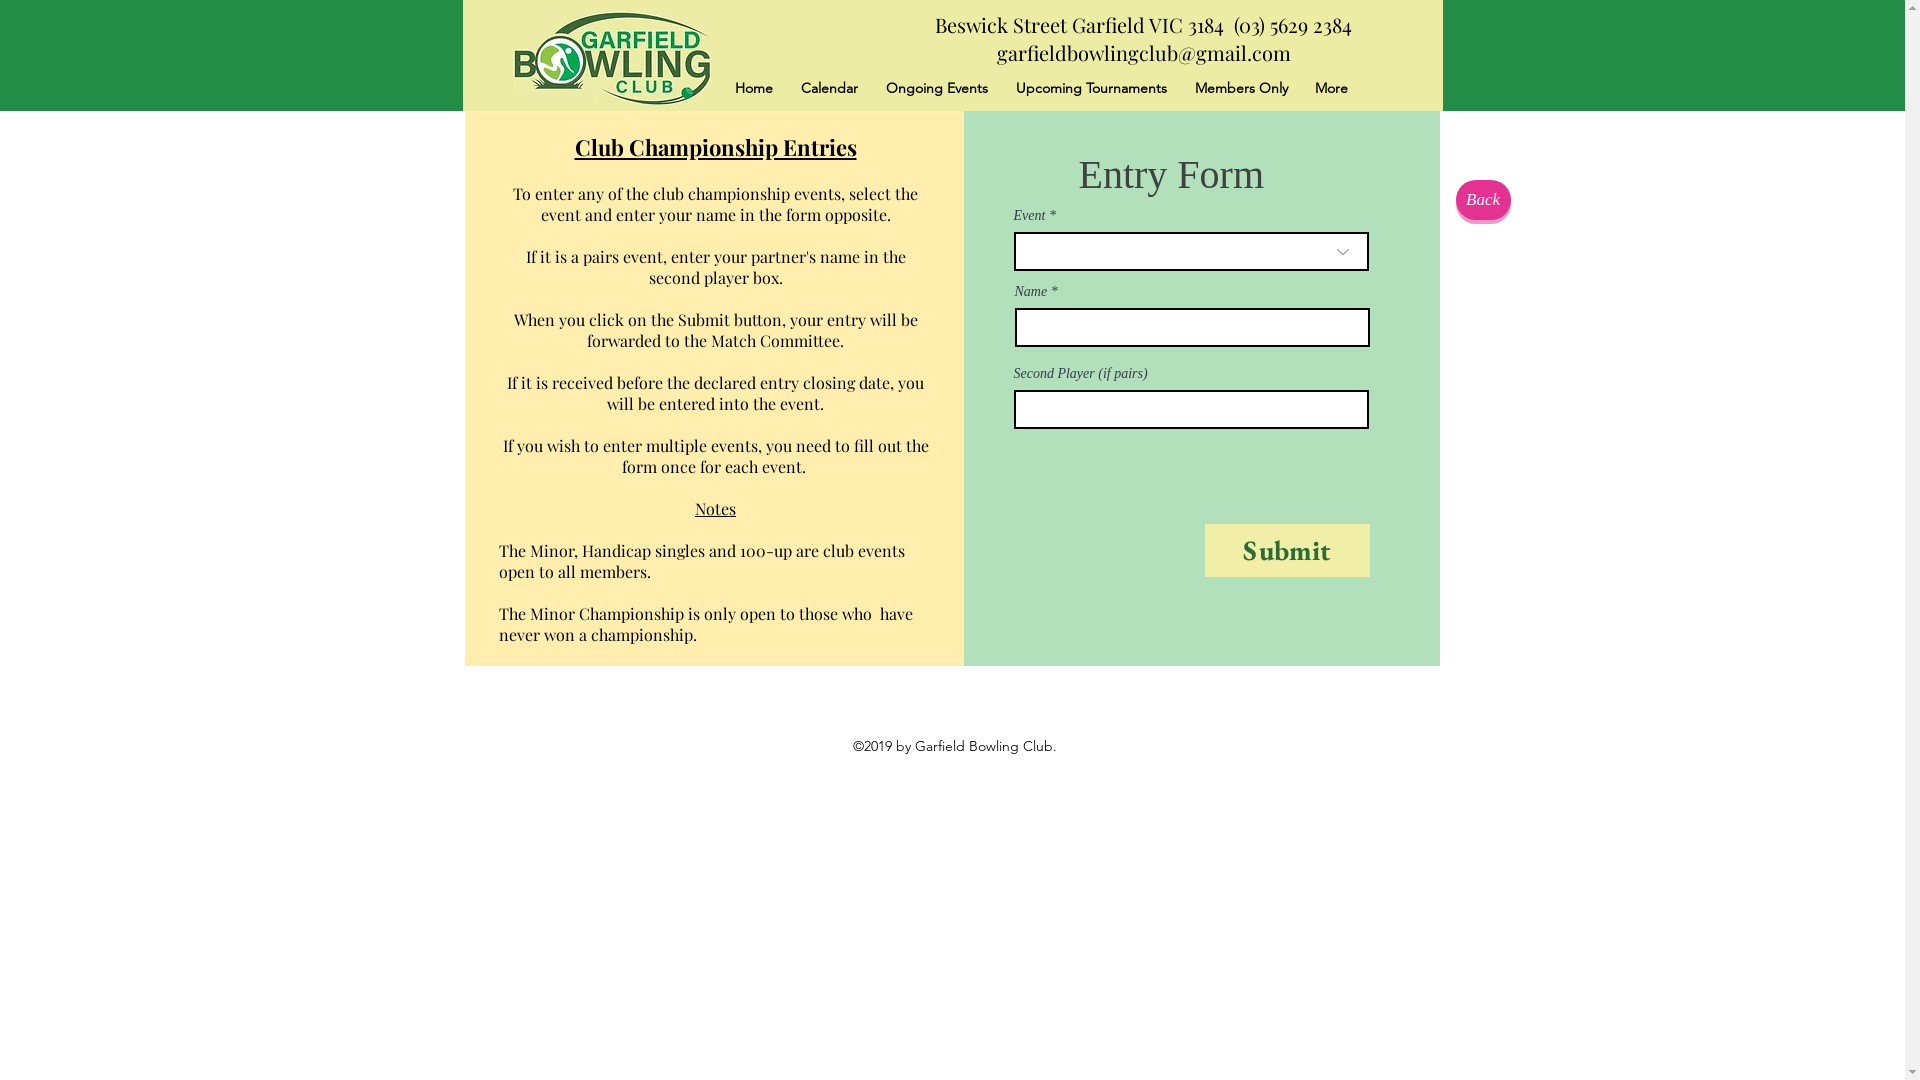 Image resolution: width=1920 pixels, height=1080 pixels. Describe the element at coordinates (1483, 200) in the screenshot. I see `'Back'` at that location.